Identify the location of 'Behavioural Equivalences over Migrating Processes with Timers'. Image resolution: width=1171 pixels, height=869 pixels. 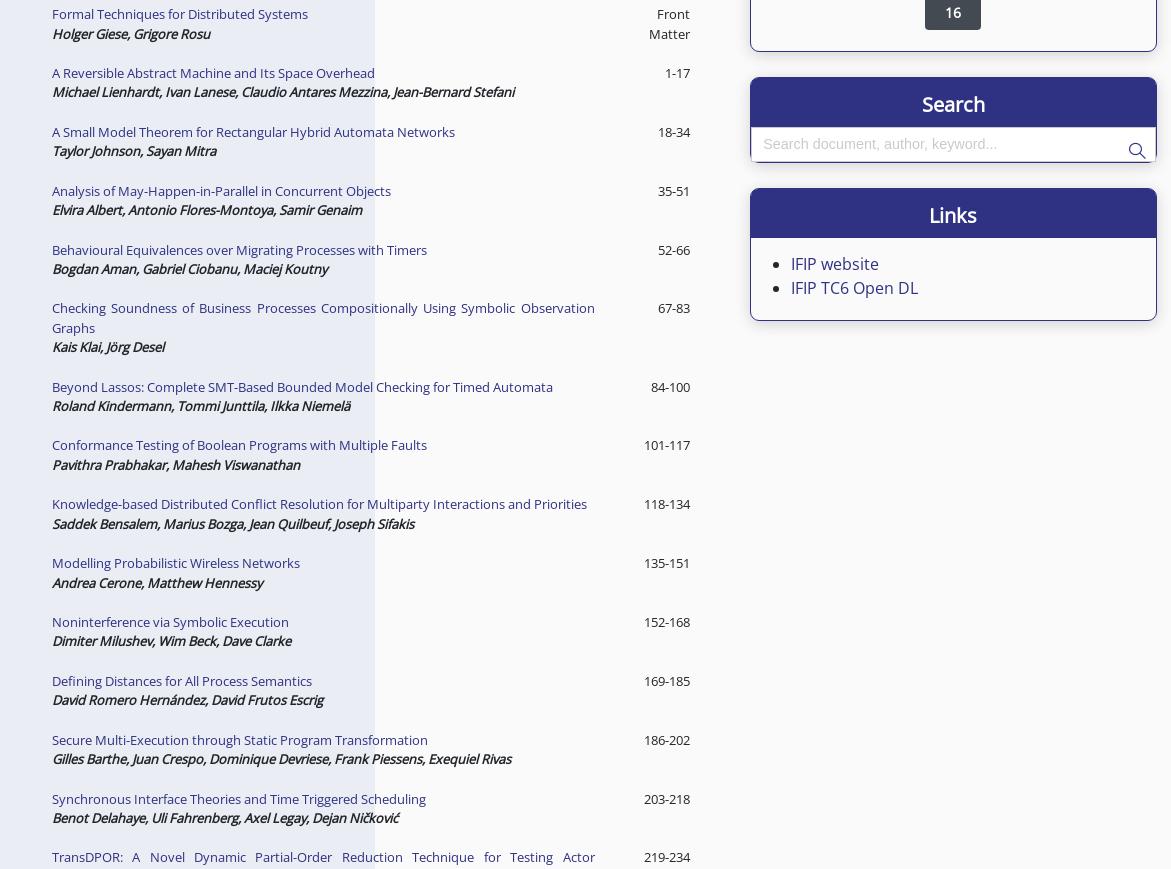
(238, 247).